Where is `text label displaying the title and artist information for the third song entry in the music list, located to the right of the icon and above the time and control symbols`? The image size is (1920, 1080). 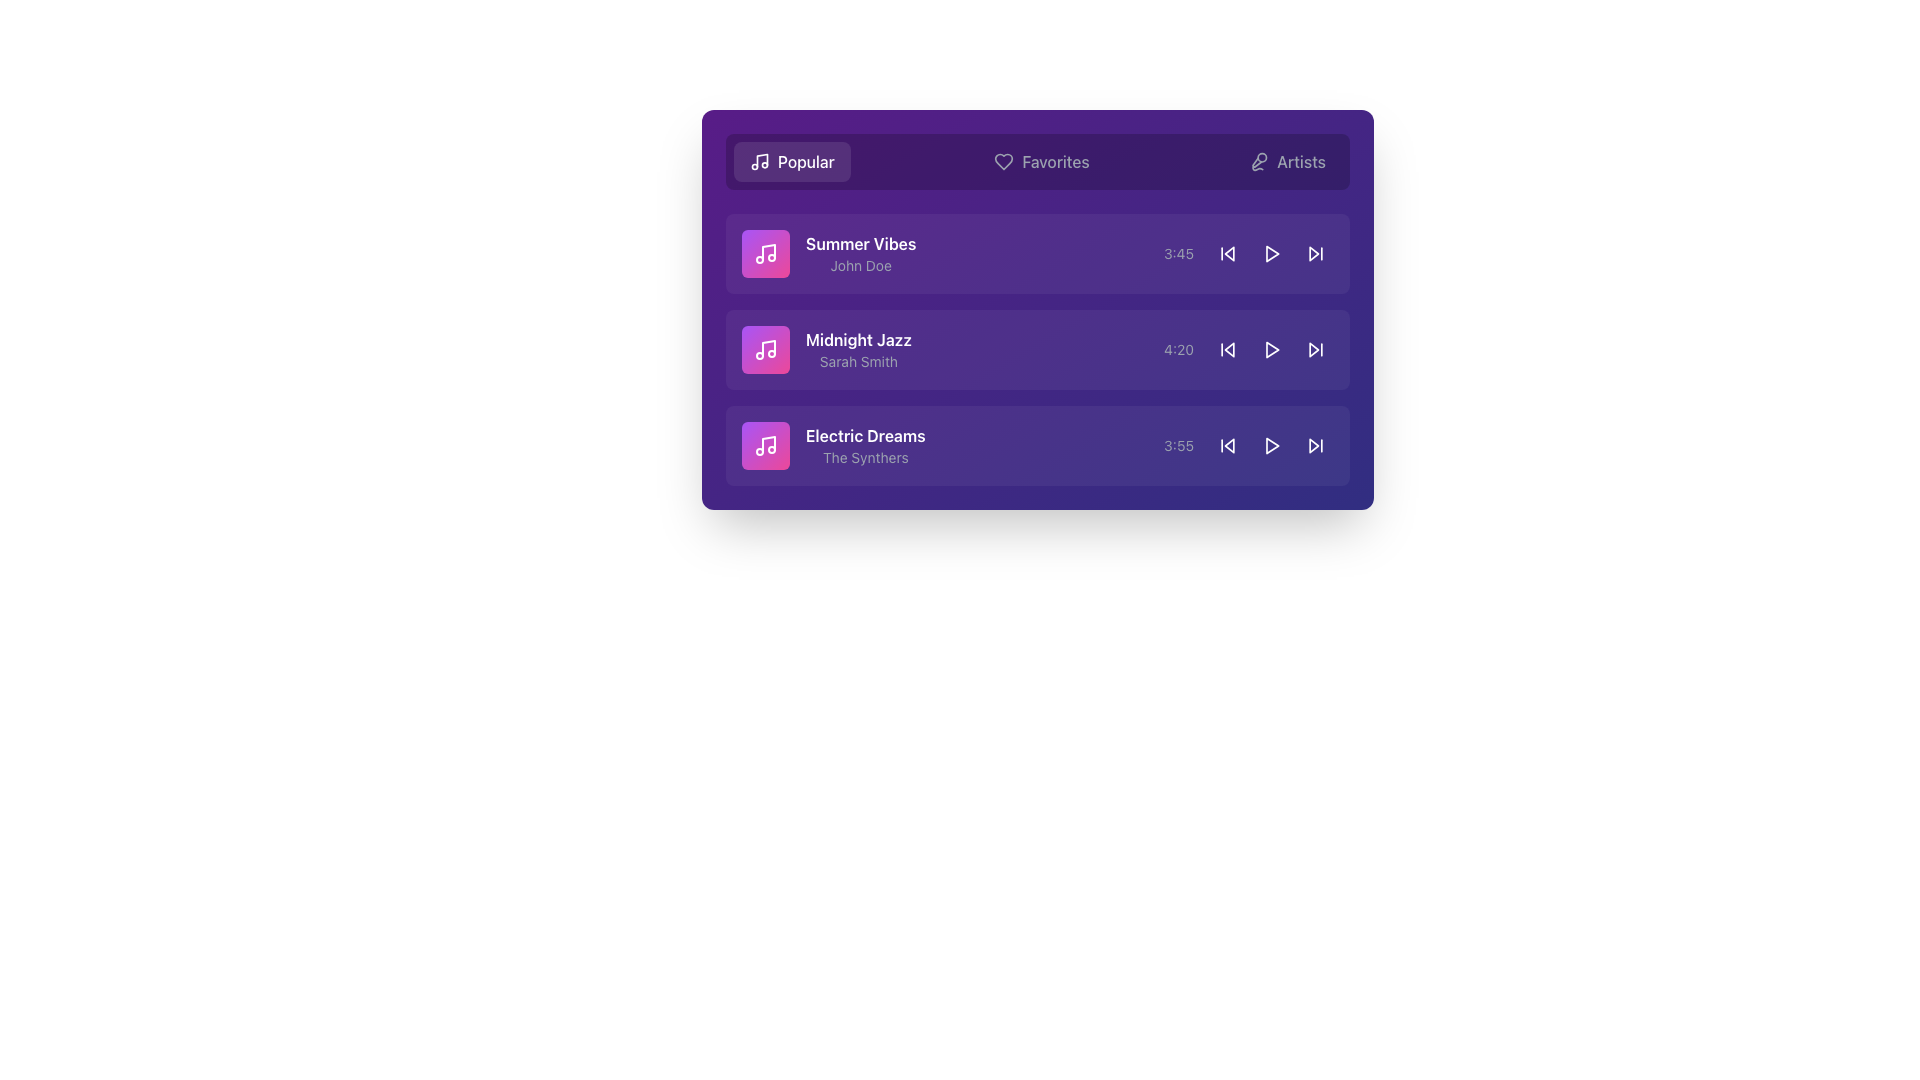 text label displaying the title and artist information for the third song entry in the music list, located to the right of the icon and above the time and control symbols is located at coordinates (865, 445).